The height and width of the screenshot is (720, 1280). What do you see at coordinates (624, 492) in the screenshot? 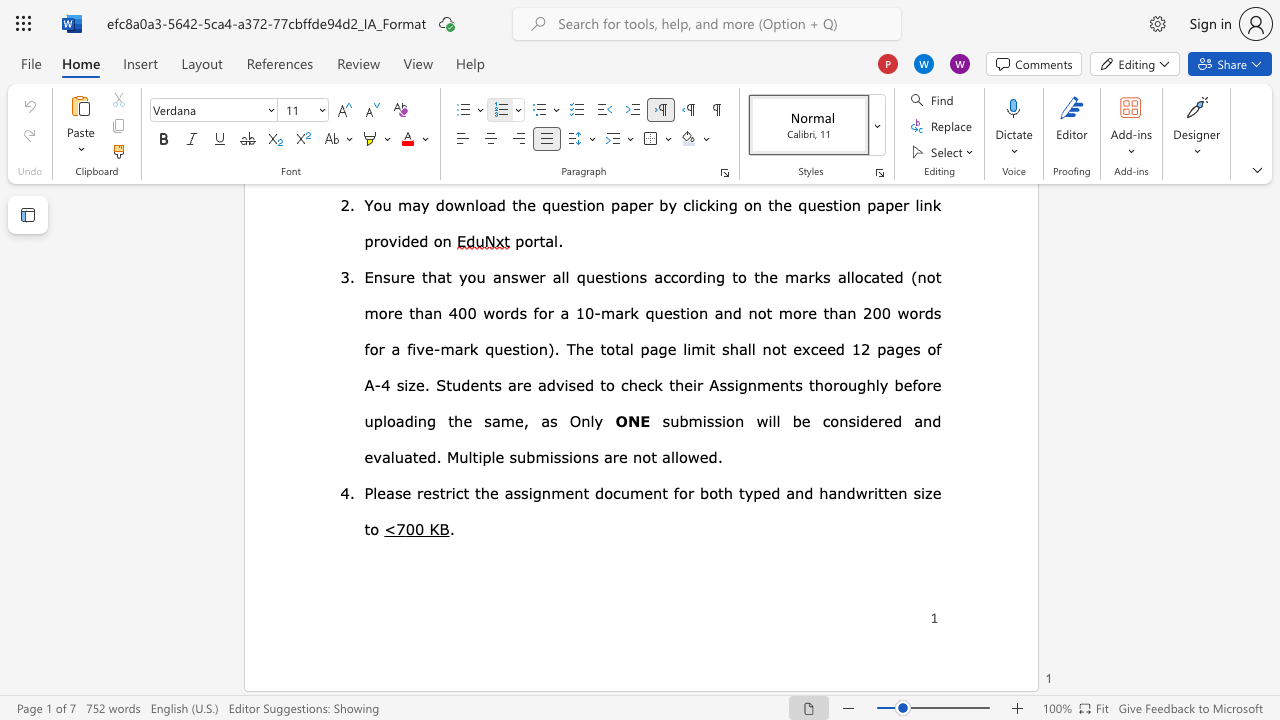
I see `the 1th character "u" in the text` at bounding box center [624, 492].